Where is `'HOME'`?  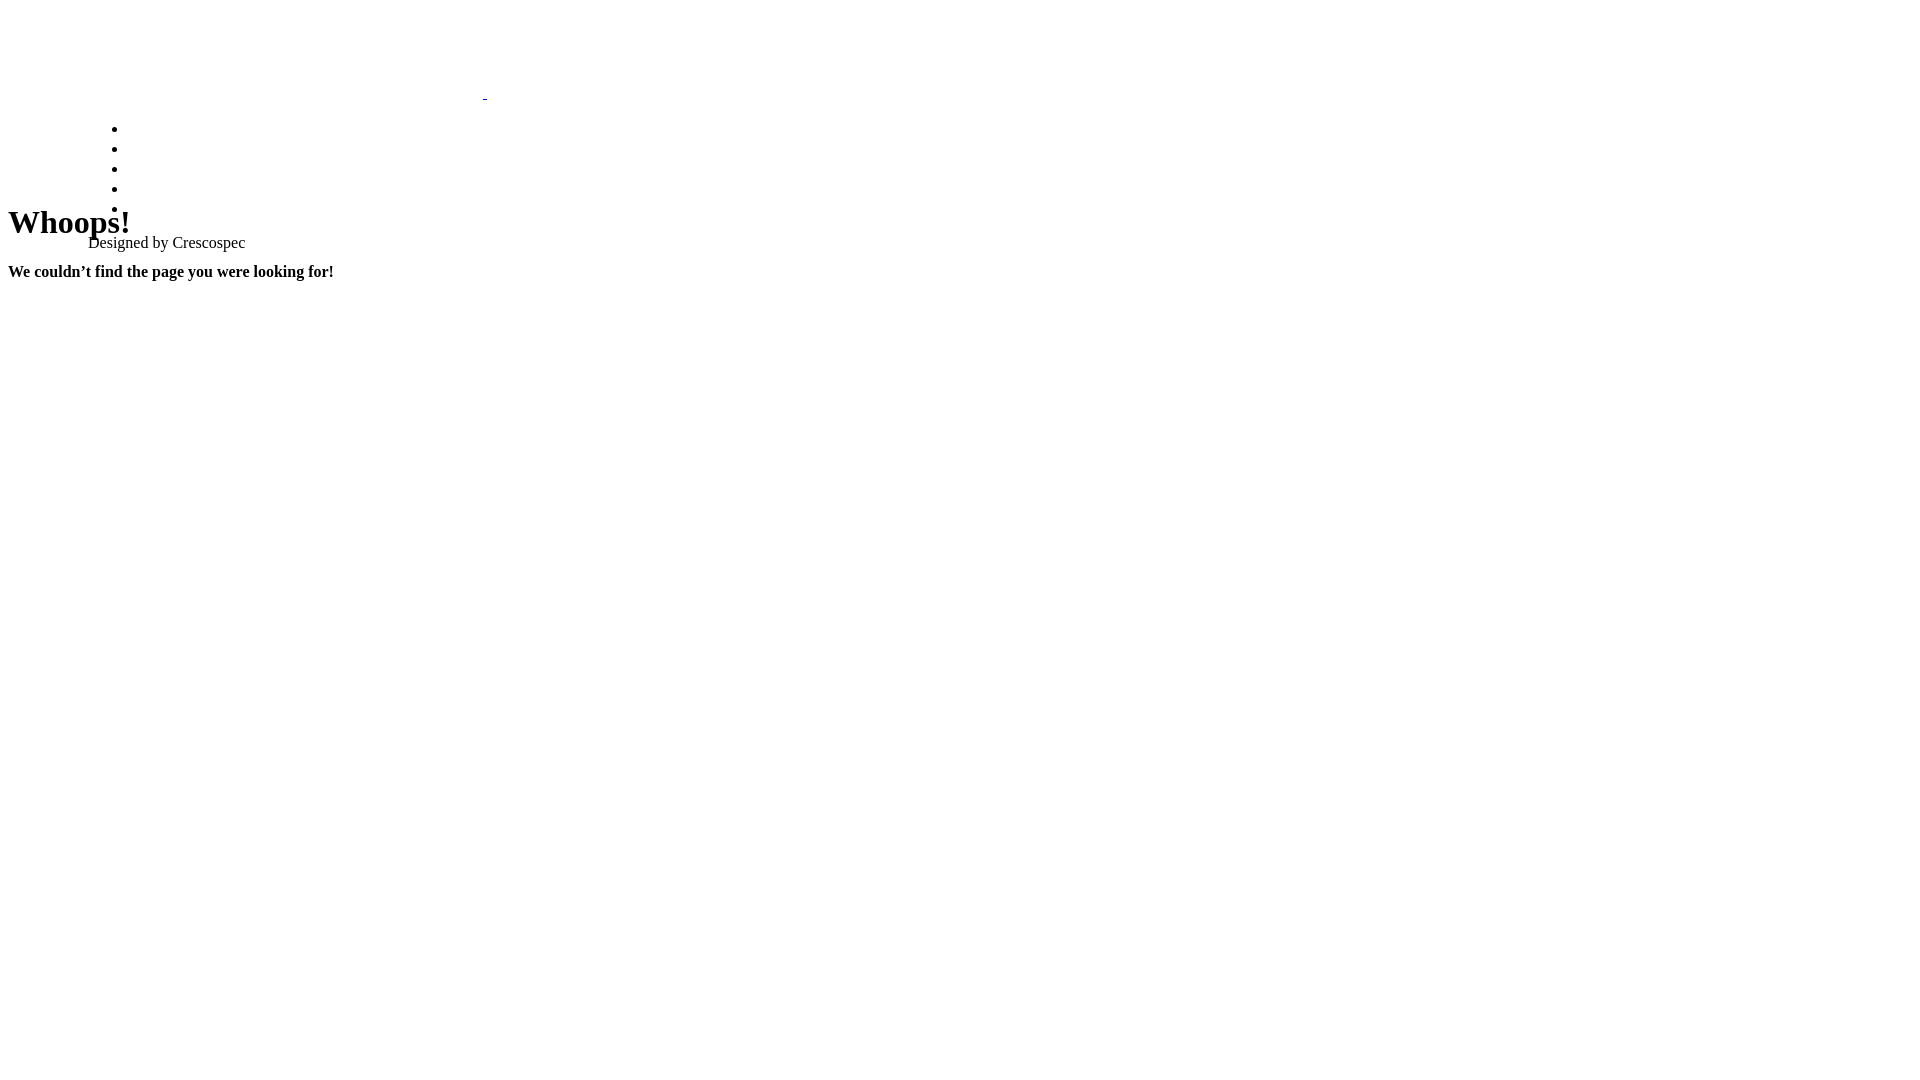
'HOME' is located at coordinates (151, 127).